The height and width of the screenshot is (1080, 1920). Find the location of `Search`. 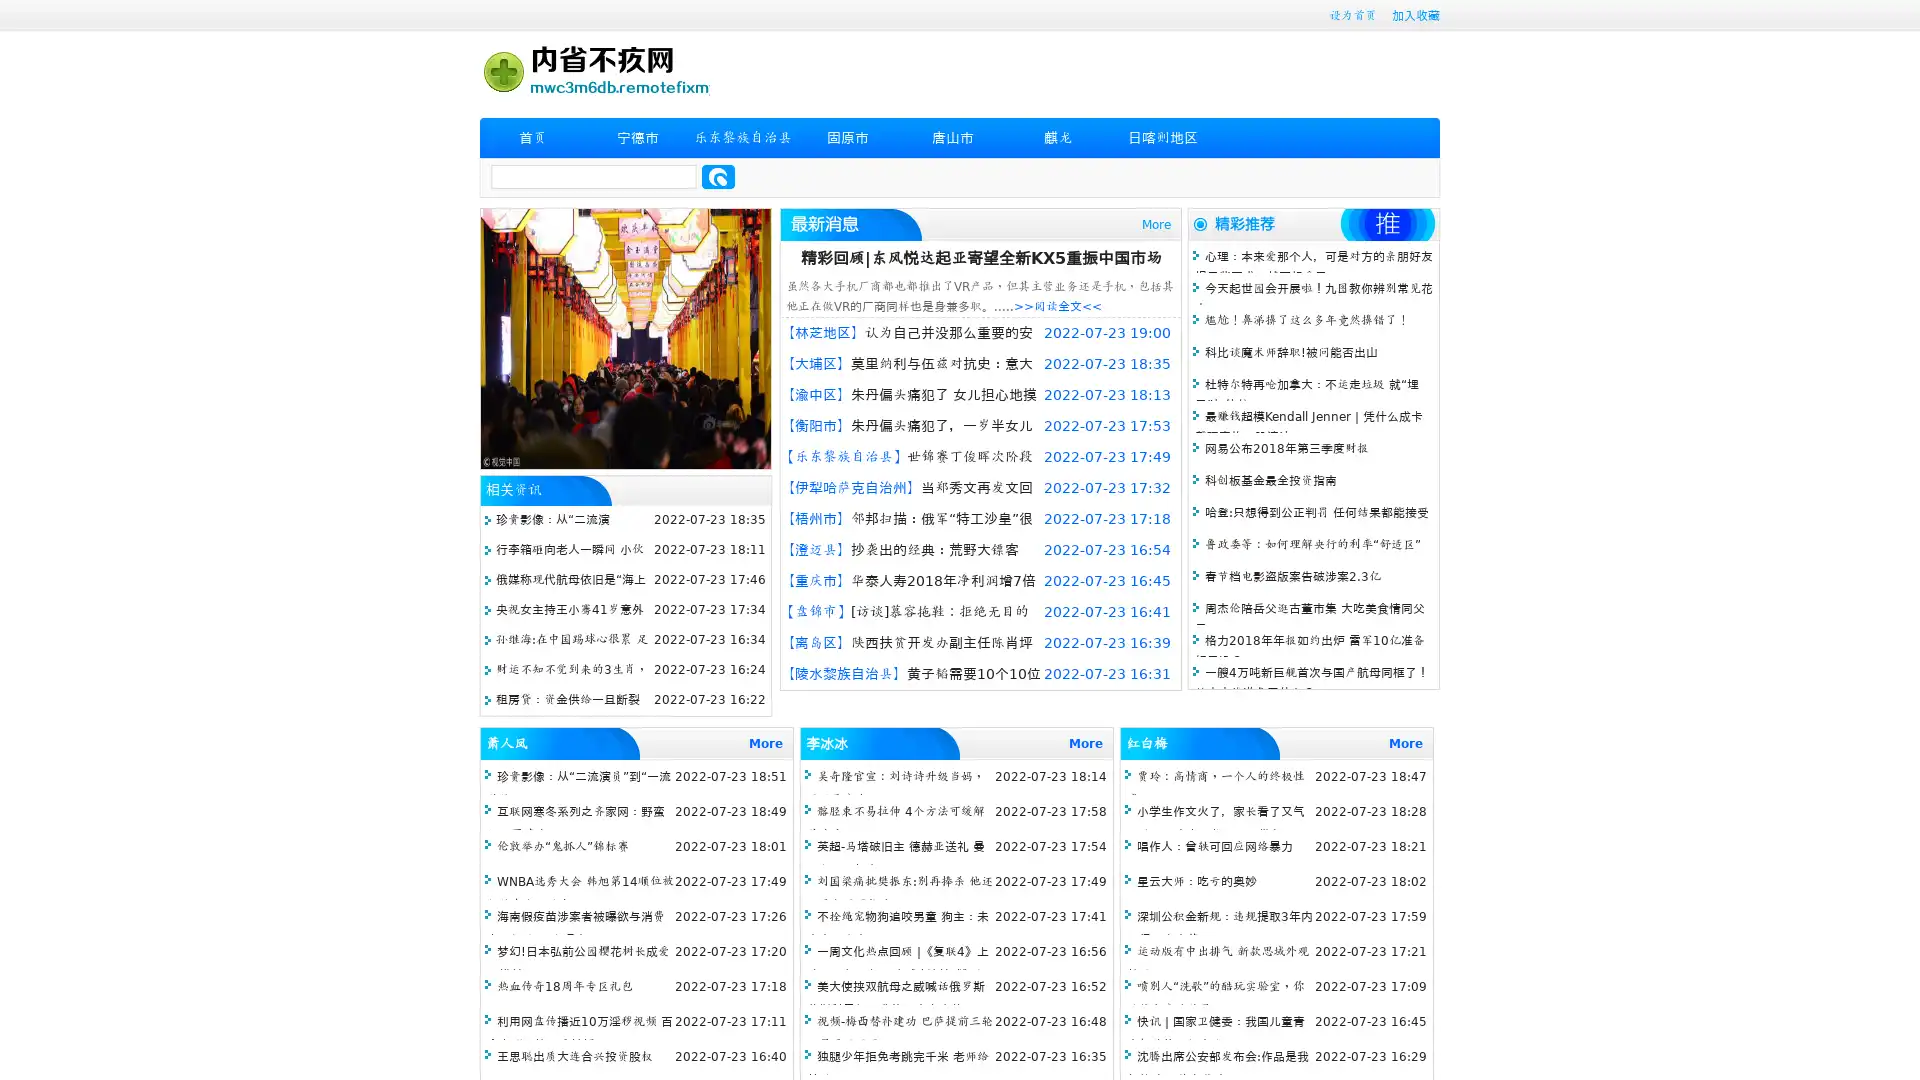

Search is located at coordinates (718, 176).